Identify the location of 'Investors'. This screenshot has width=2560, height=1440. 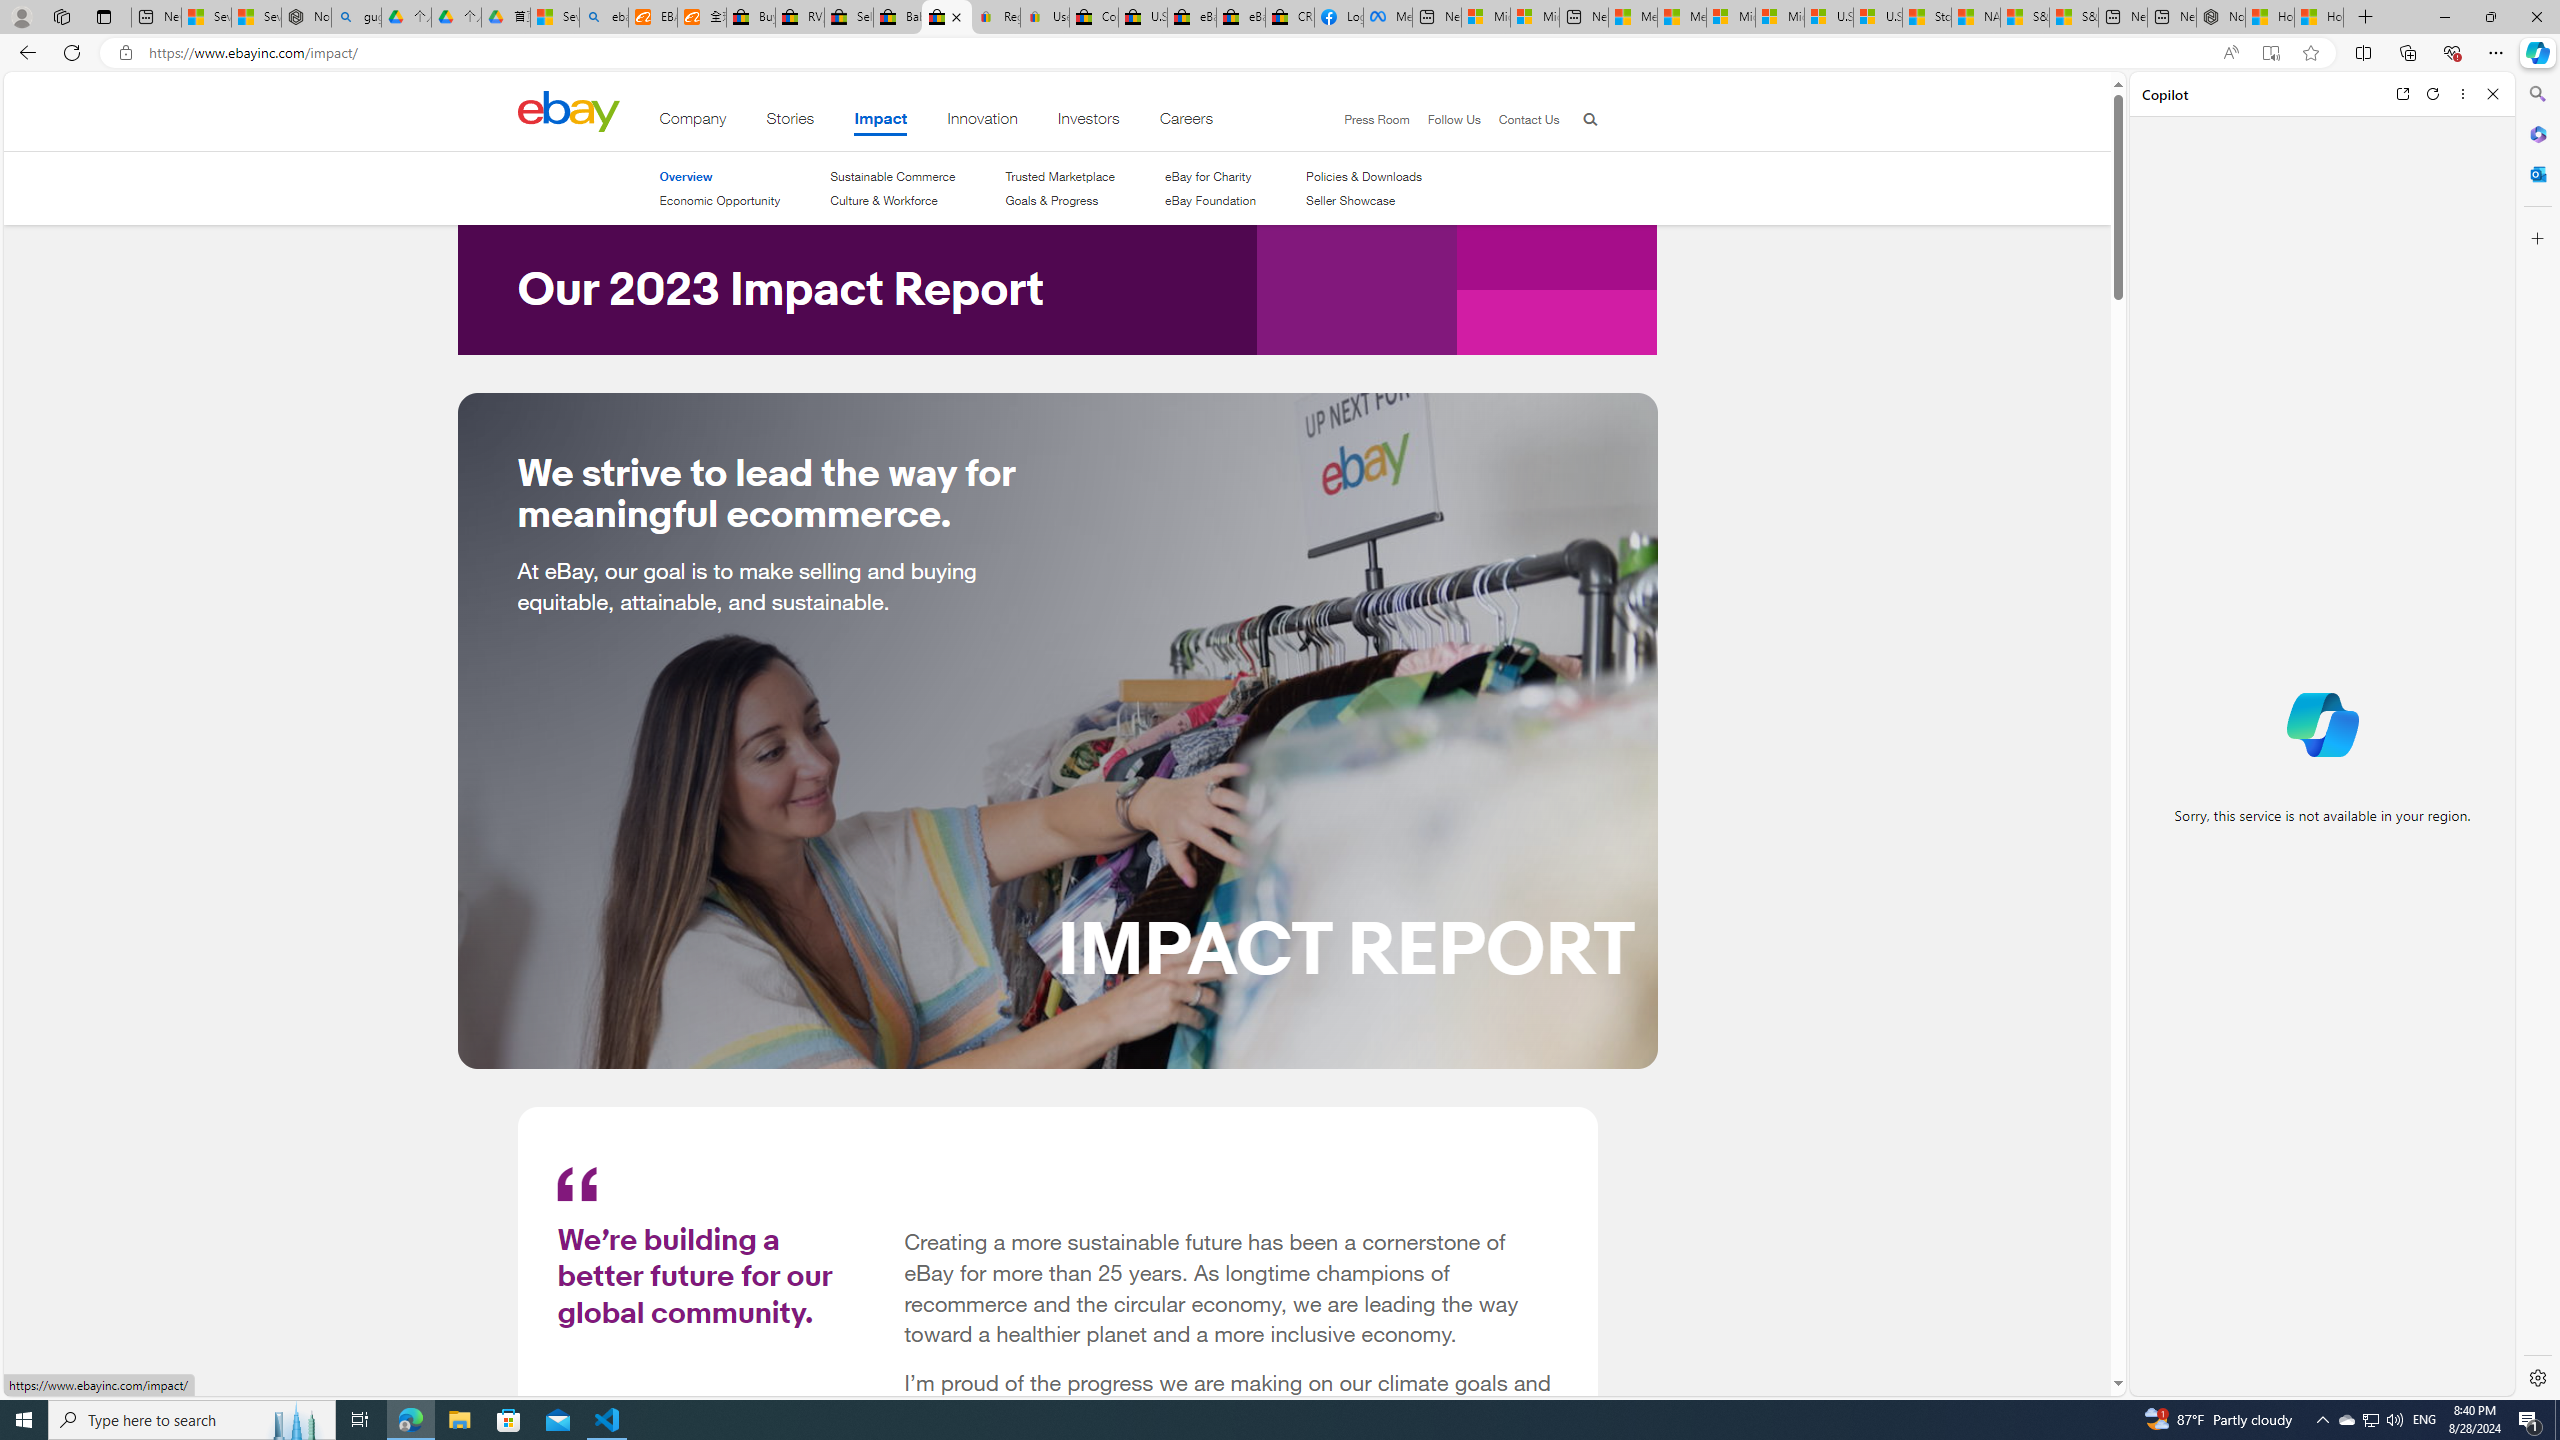
(1088, 122).